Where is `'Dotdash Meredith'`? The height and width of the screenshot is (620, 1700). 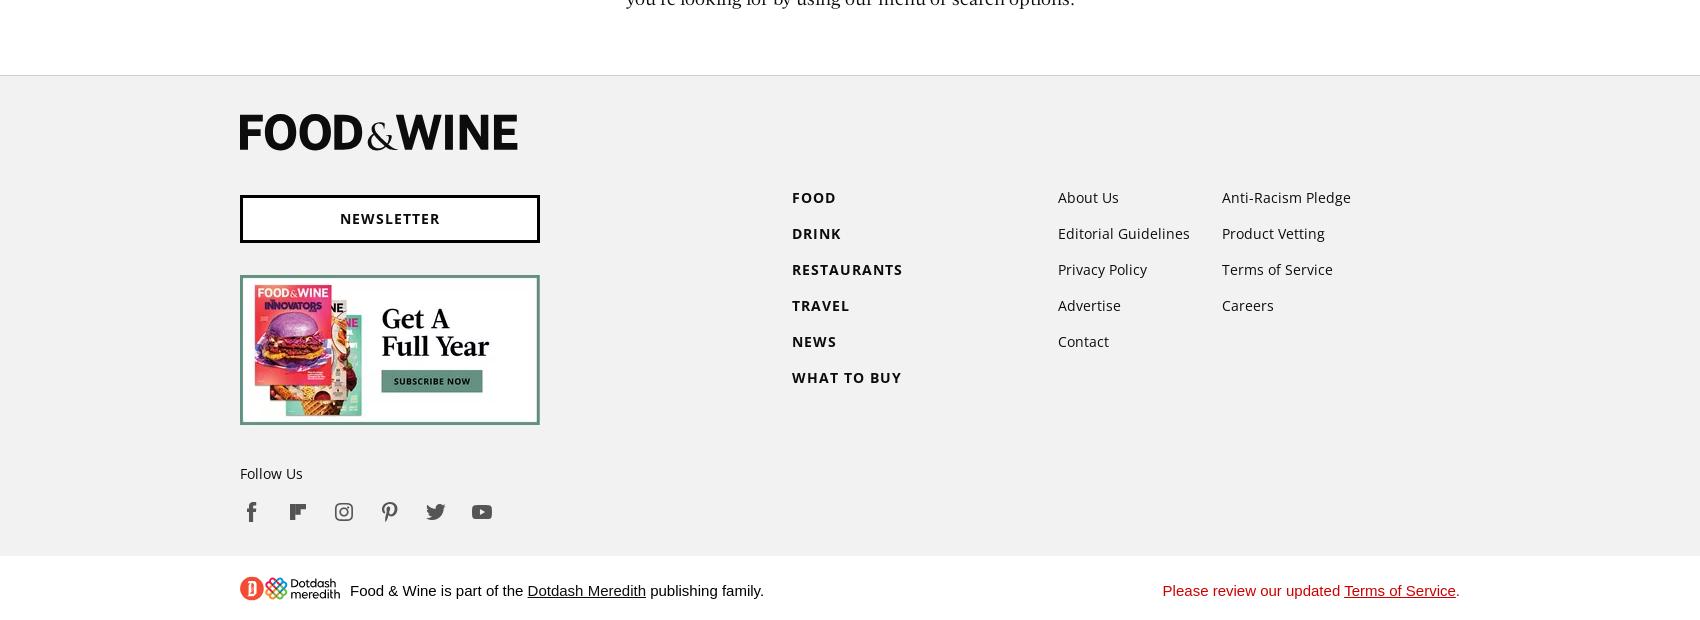
'Dotdash Meredith' is located at coordinates (585, 590).